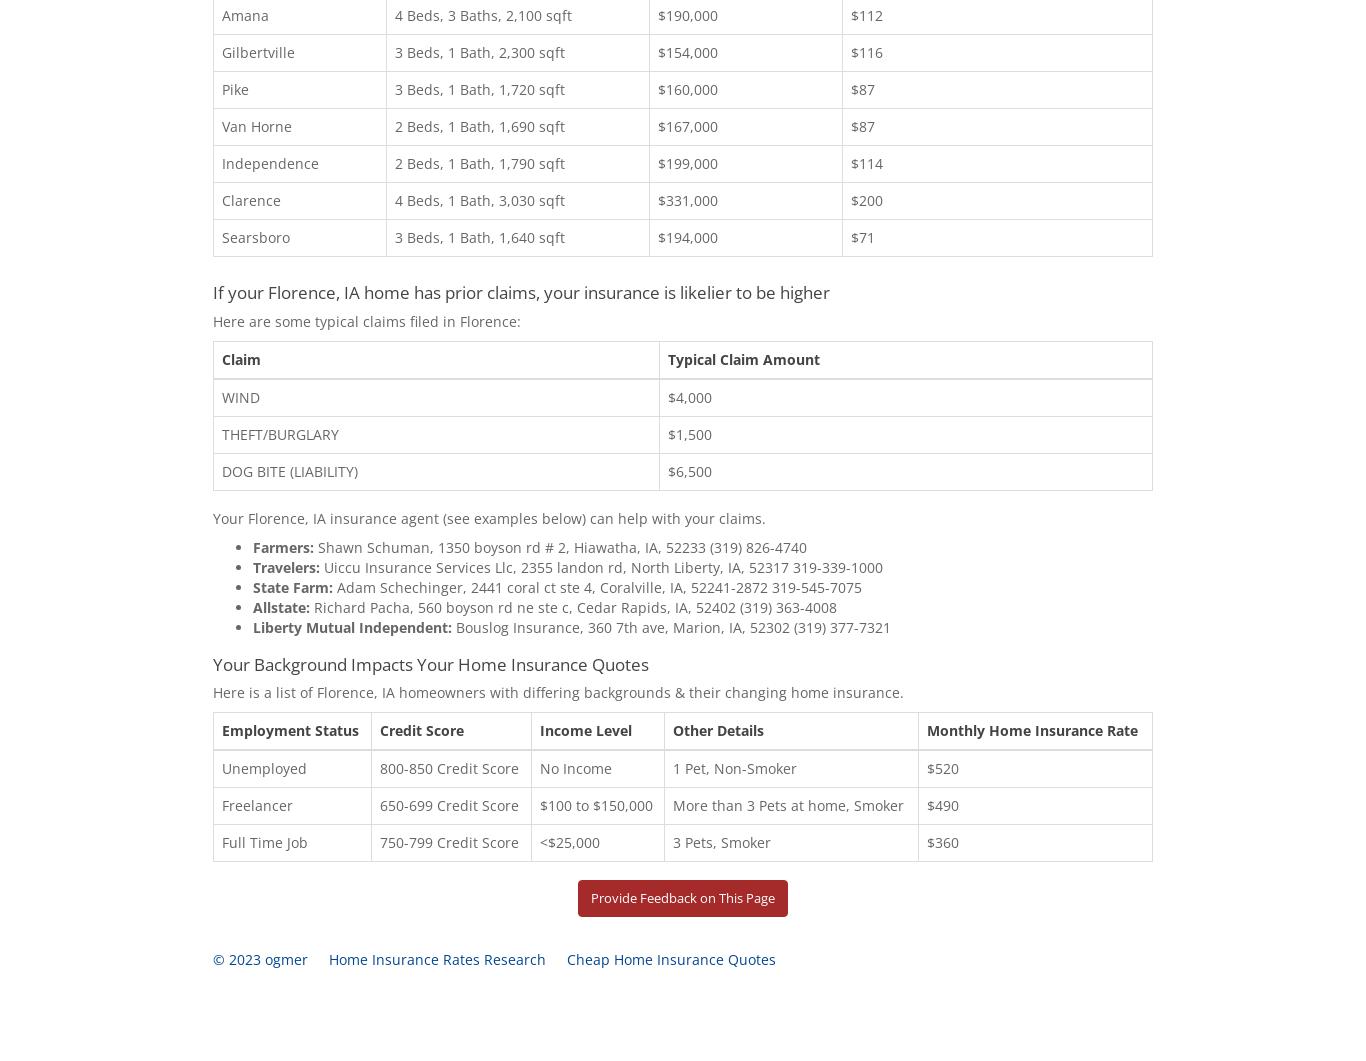  I want to click on '$190,000', so click(688, 14).